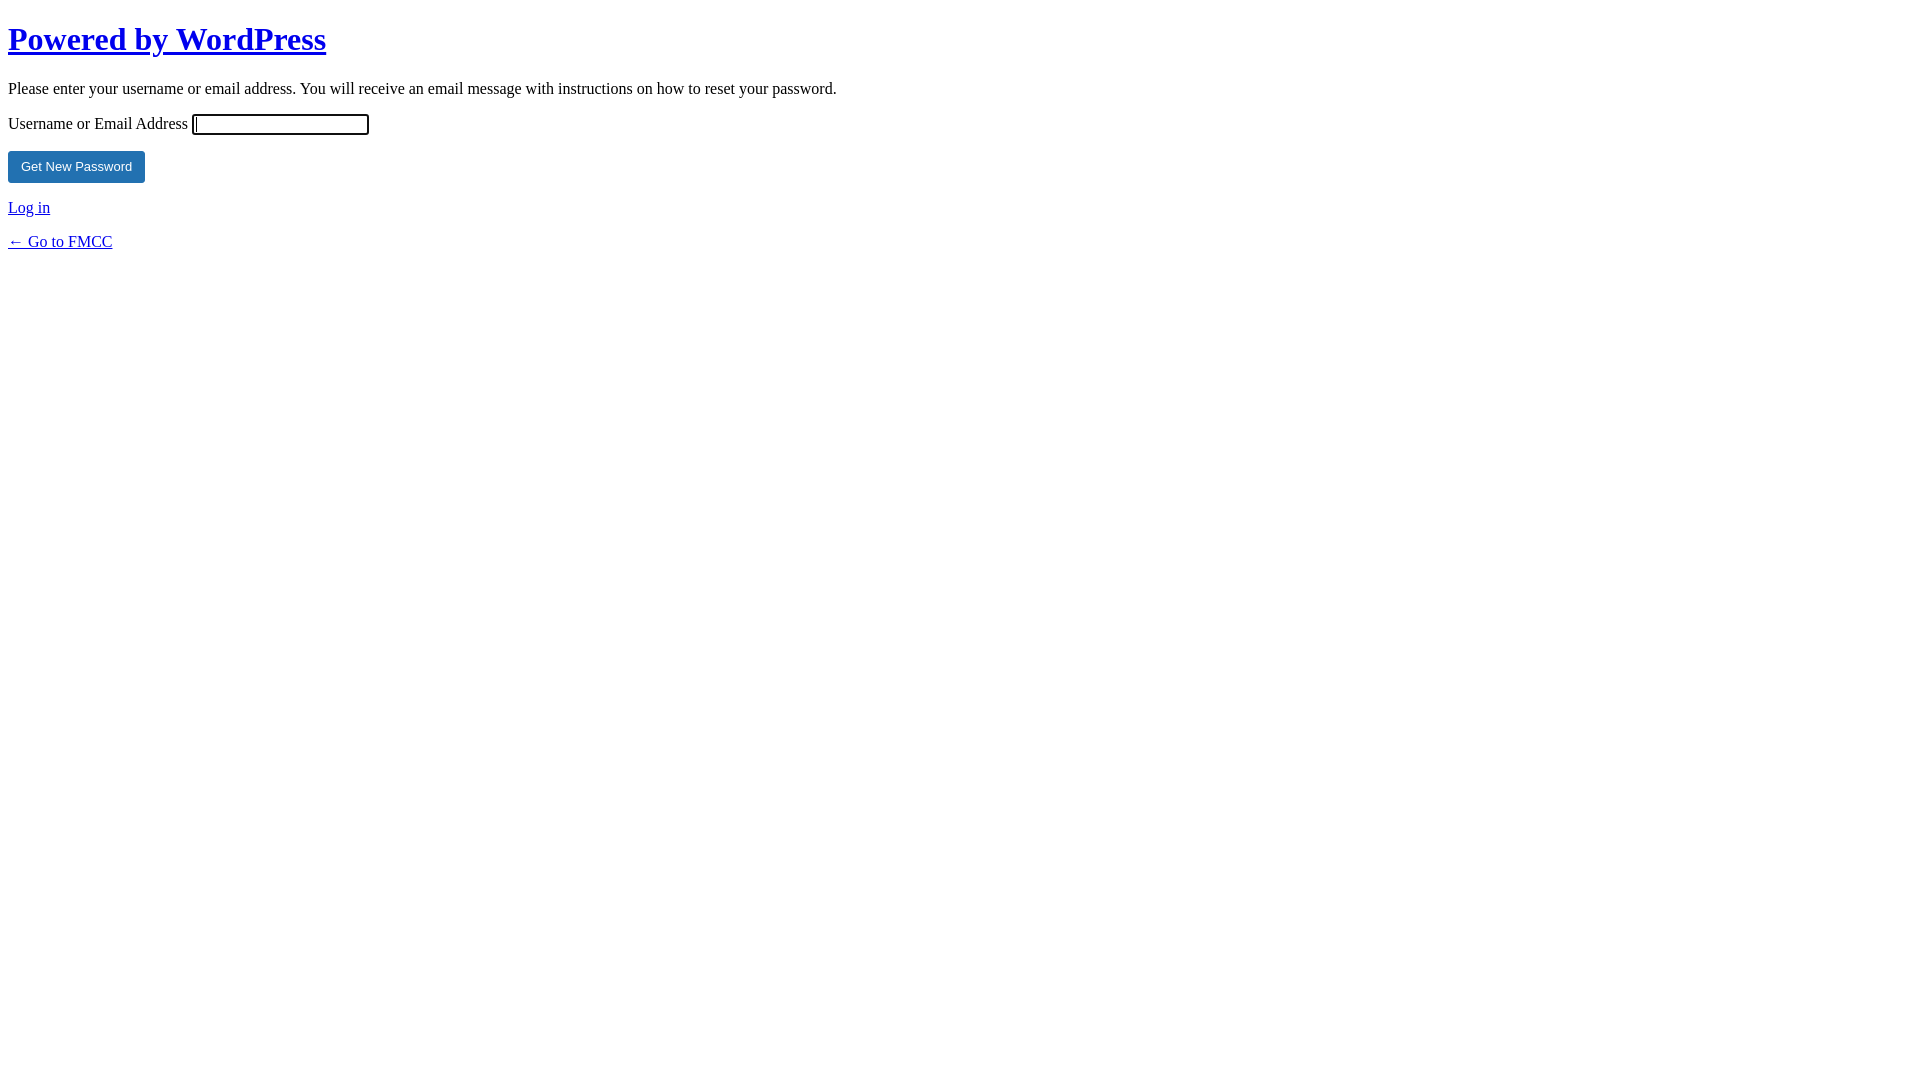  I want to click on 'Powered by WordPress', so click(167, 38).